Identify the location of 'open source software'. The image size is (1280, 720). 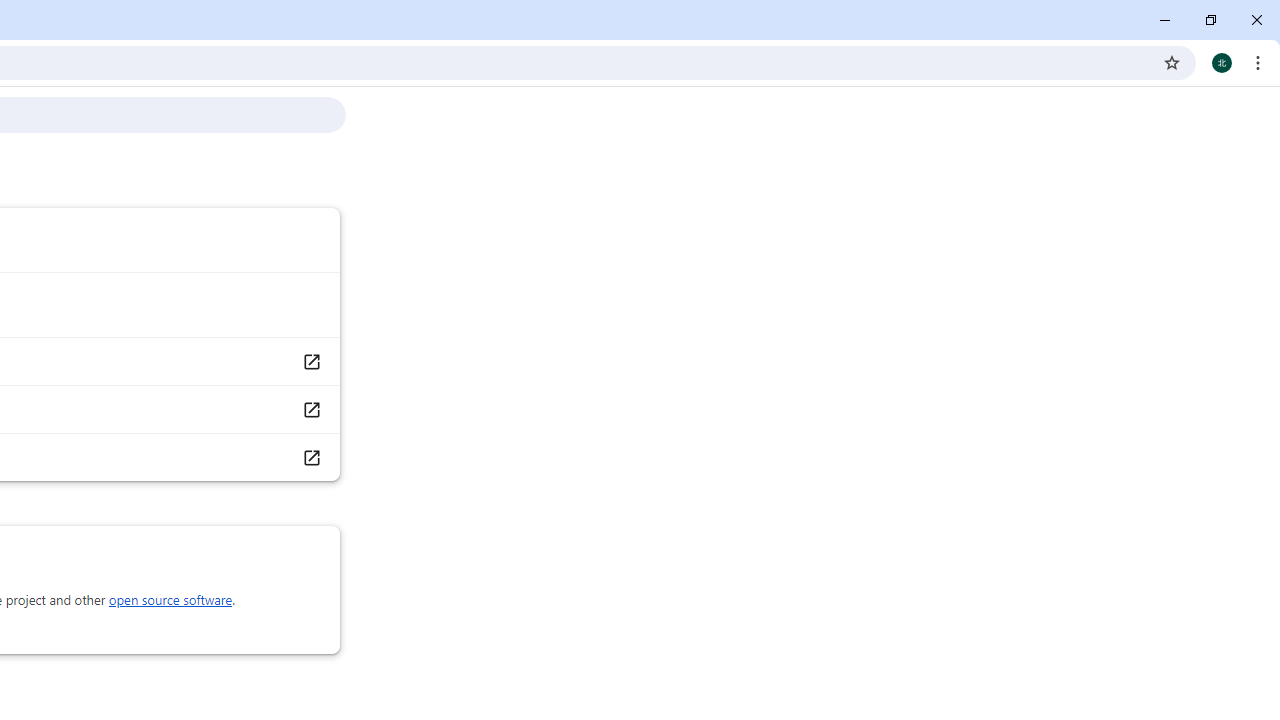
(170, 599).